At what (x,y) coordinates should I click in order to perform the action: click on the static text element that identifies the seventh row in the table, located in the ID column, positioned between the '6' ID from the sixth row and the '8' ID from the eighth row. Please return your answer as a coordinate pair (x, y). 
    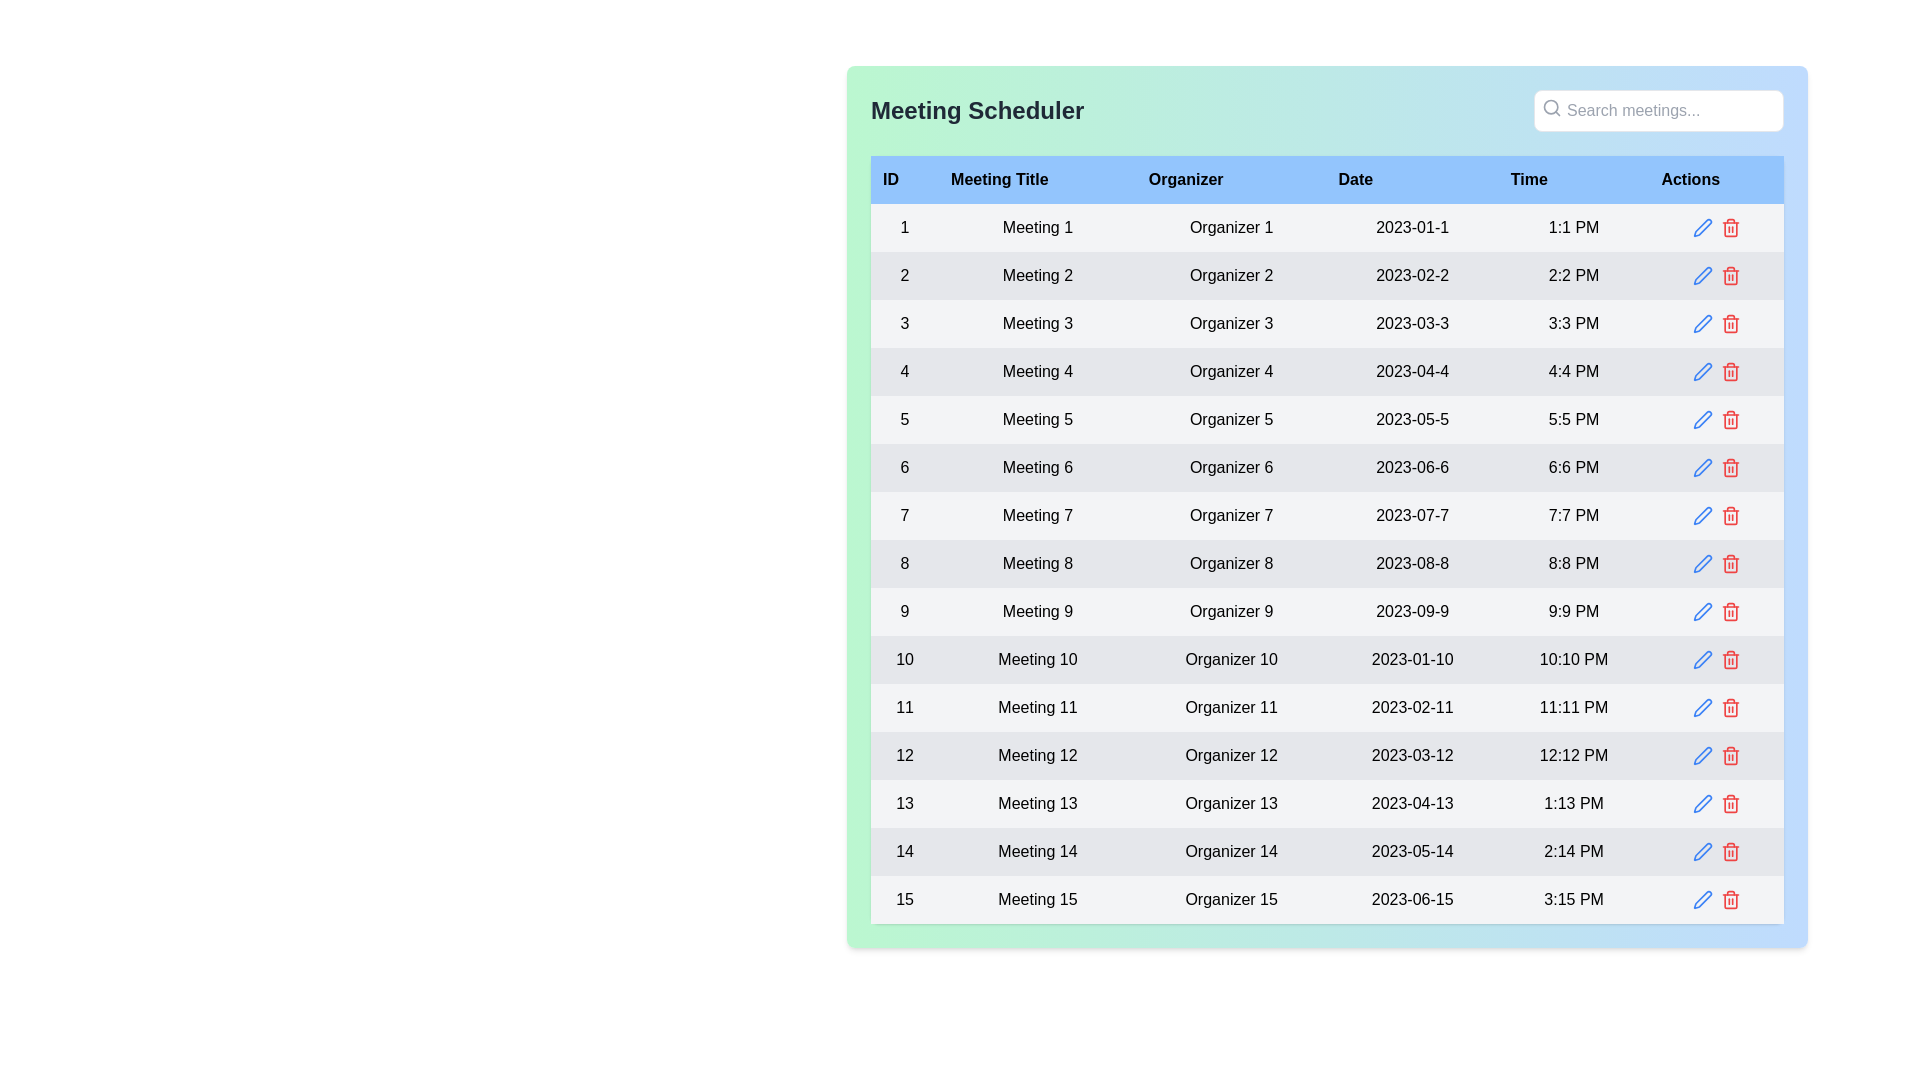
    Looking at the image, I should click on (904, 515).